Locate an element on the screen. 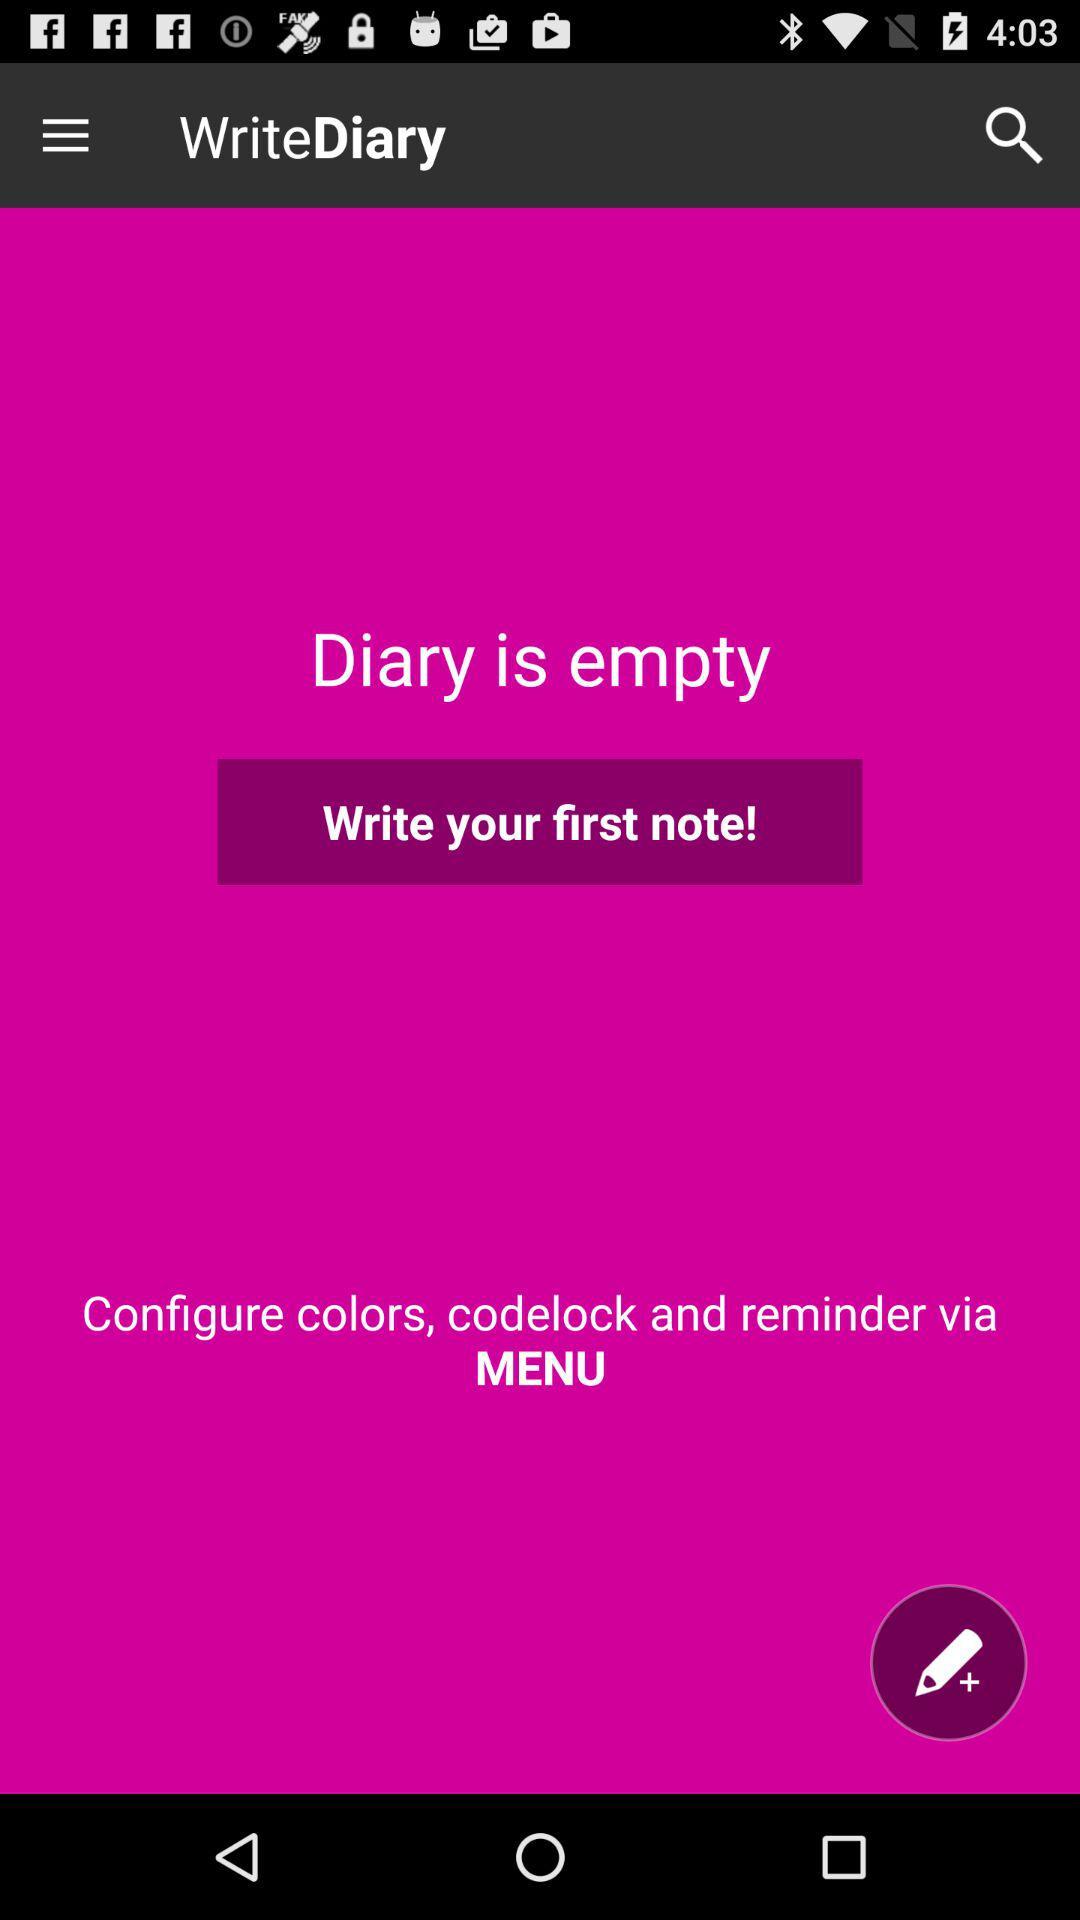 This screenshot has height=1920, width=1080. write your first button is located at coordinates (540, 821).